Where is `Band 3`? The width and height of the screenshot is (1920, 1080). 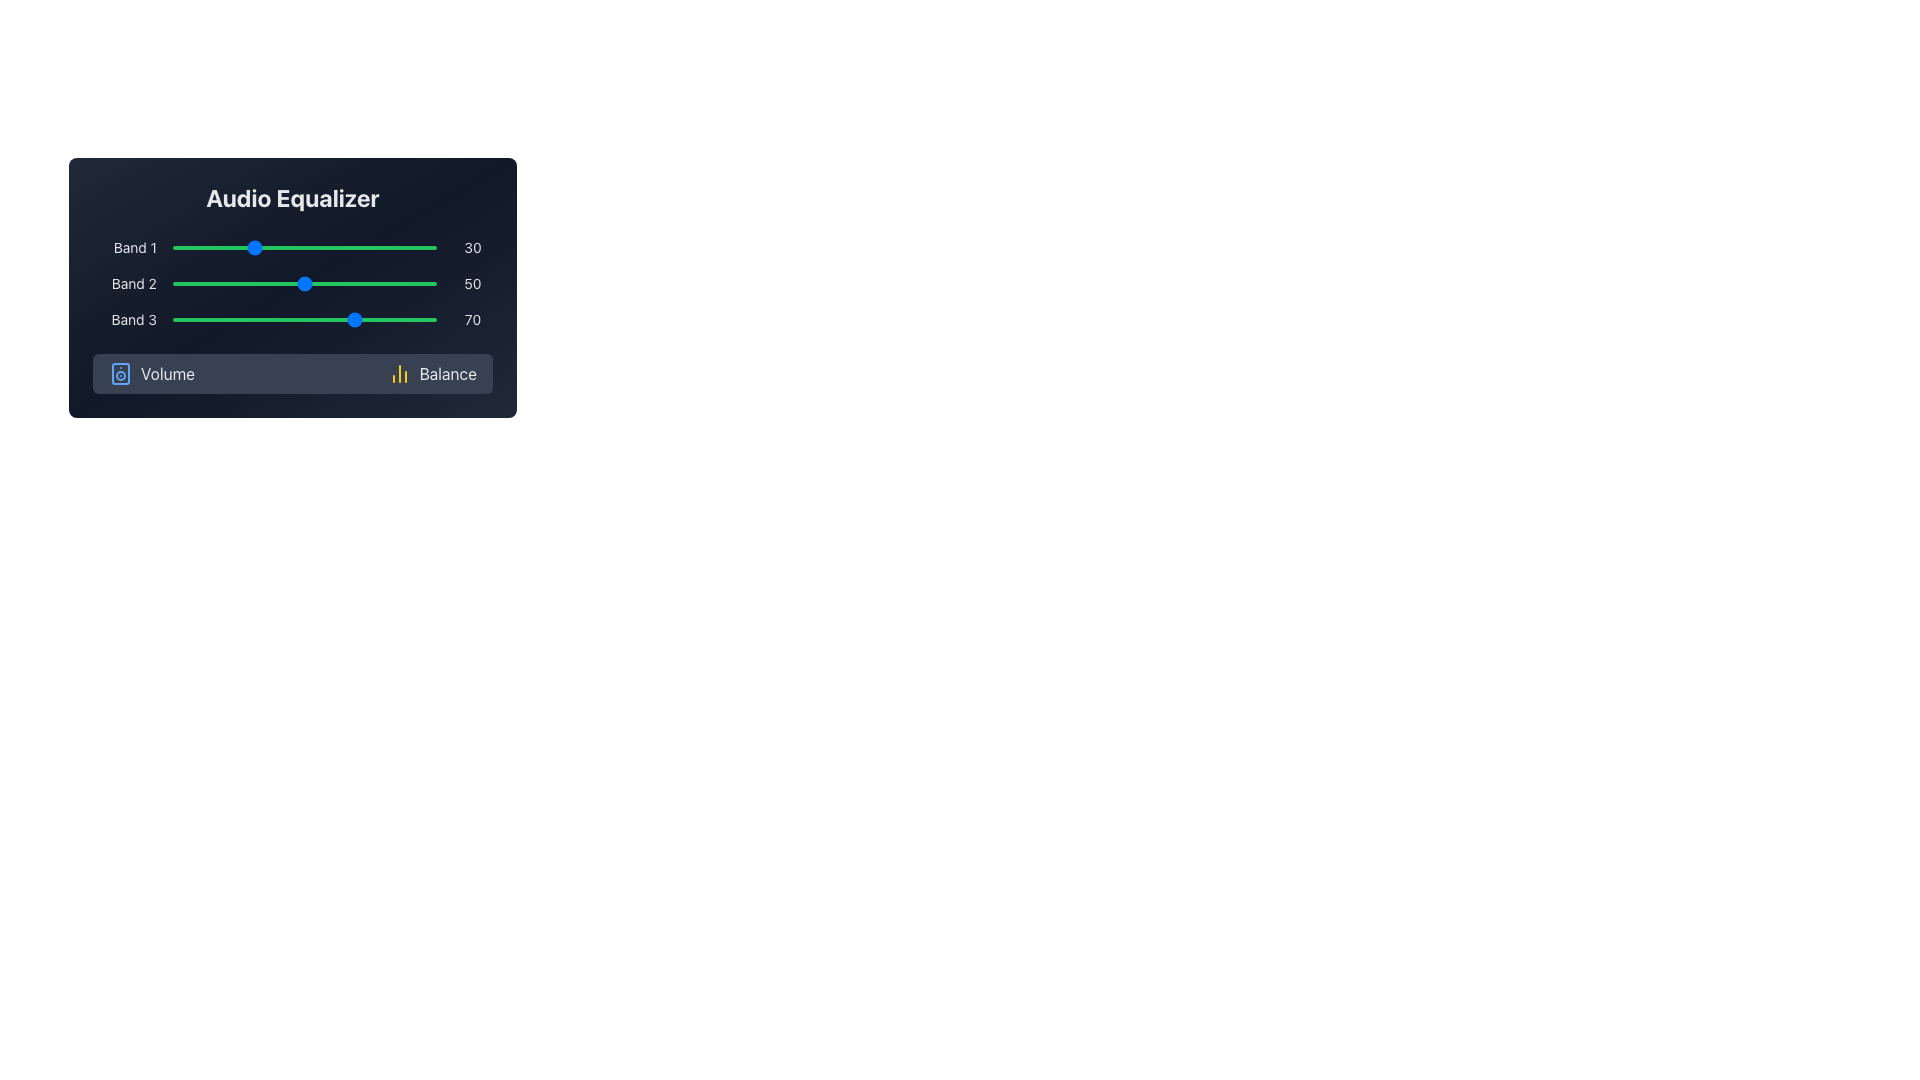 Band 3 is located at coordinates (269, 319).